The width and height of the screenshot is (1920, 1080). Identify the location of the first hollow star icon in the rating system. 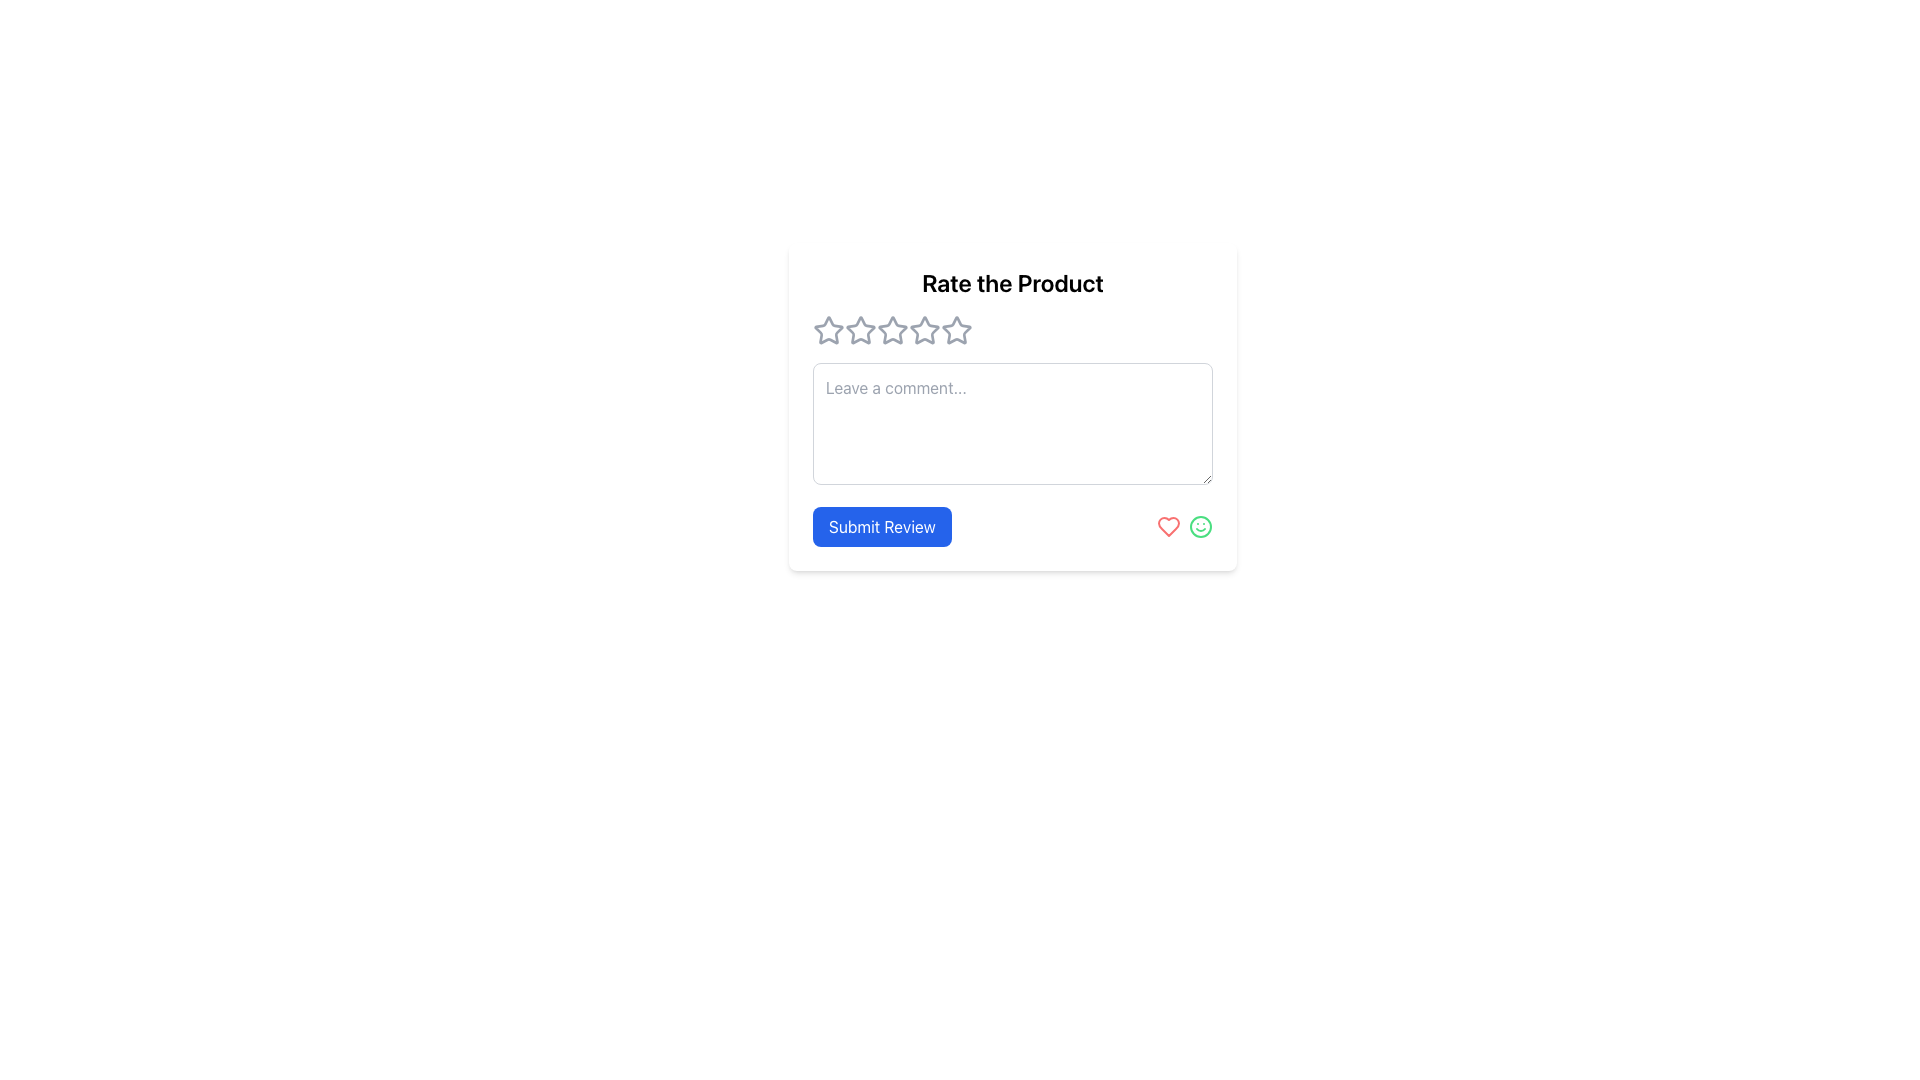
(829, 330).